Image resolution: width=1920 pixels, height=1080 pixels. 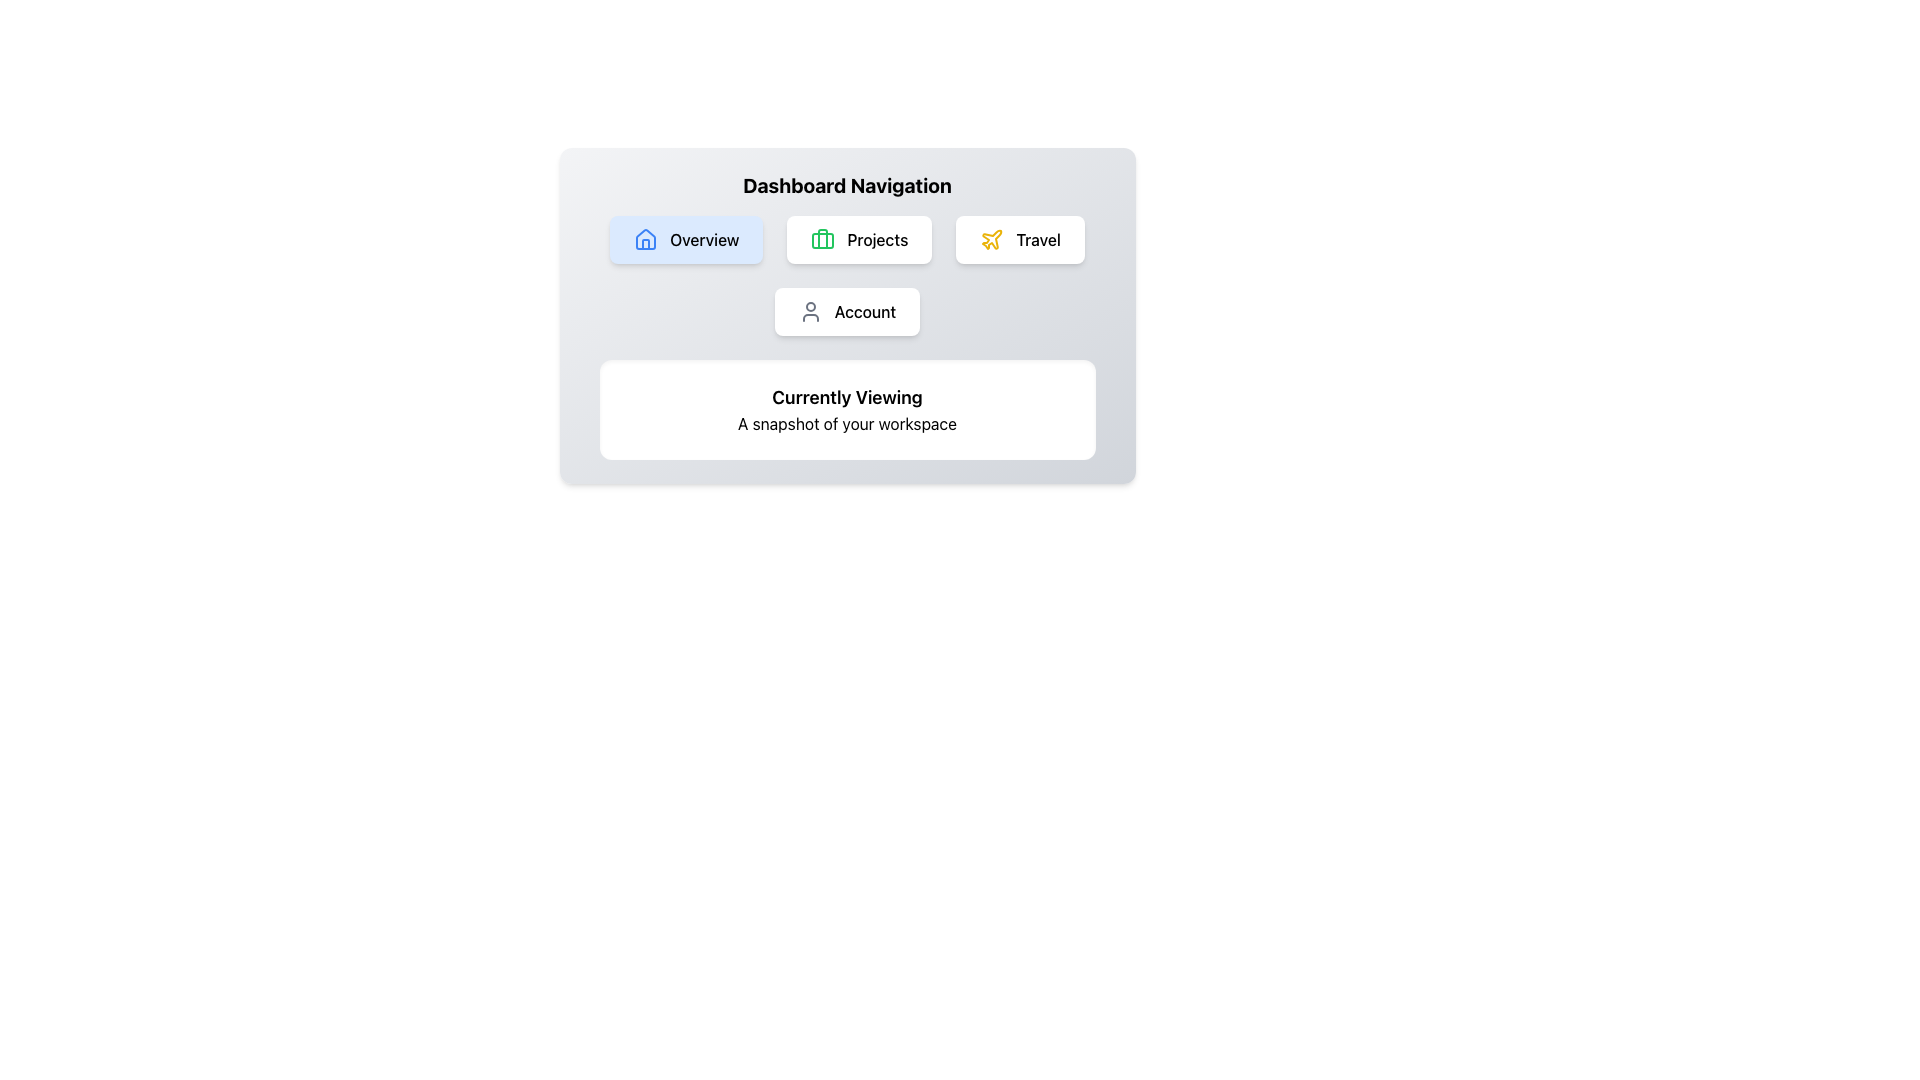 I want to click on the 'Projects' button located in the upper portion of the interface within the 'Dashboard Navigation' section to observe its hover effect, so click(x=859, y=238).